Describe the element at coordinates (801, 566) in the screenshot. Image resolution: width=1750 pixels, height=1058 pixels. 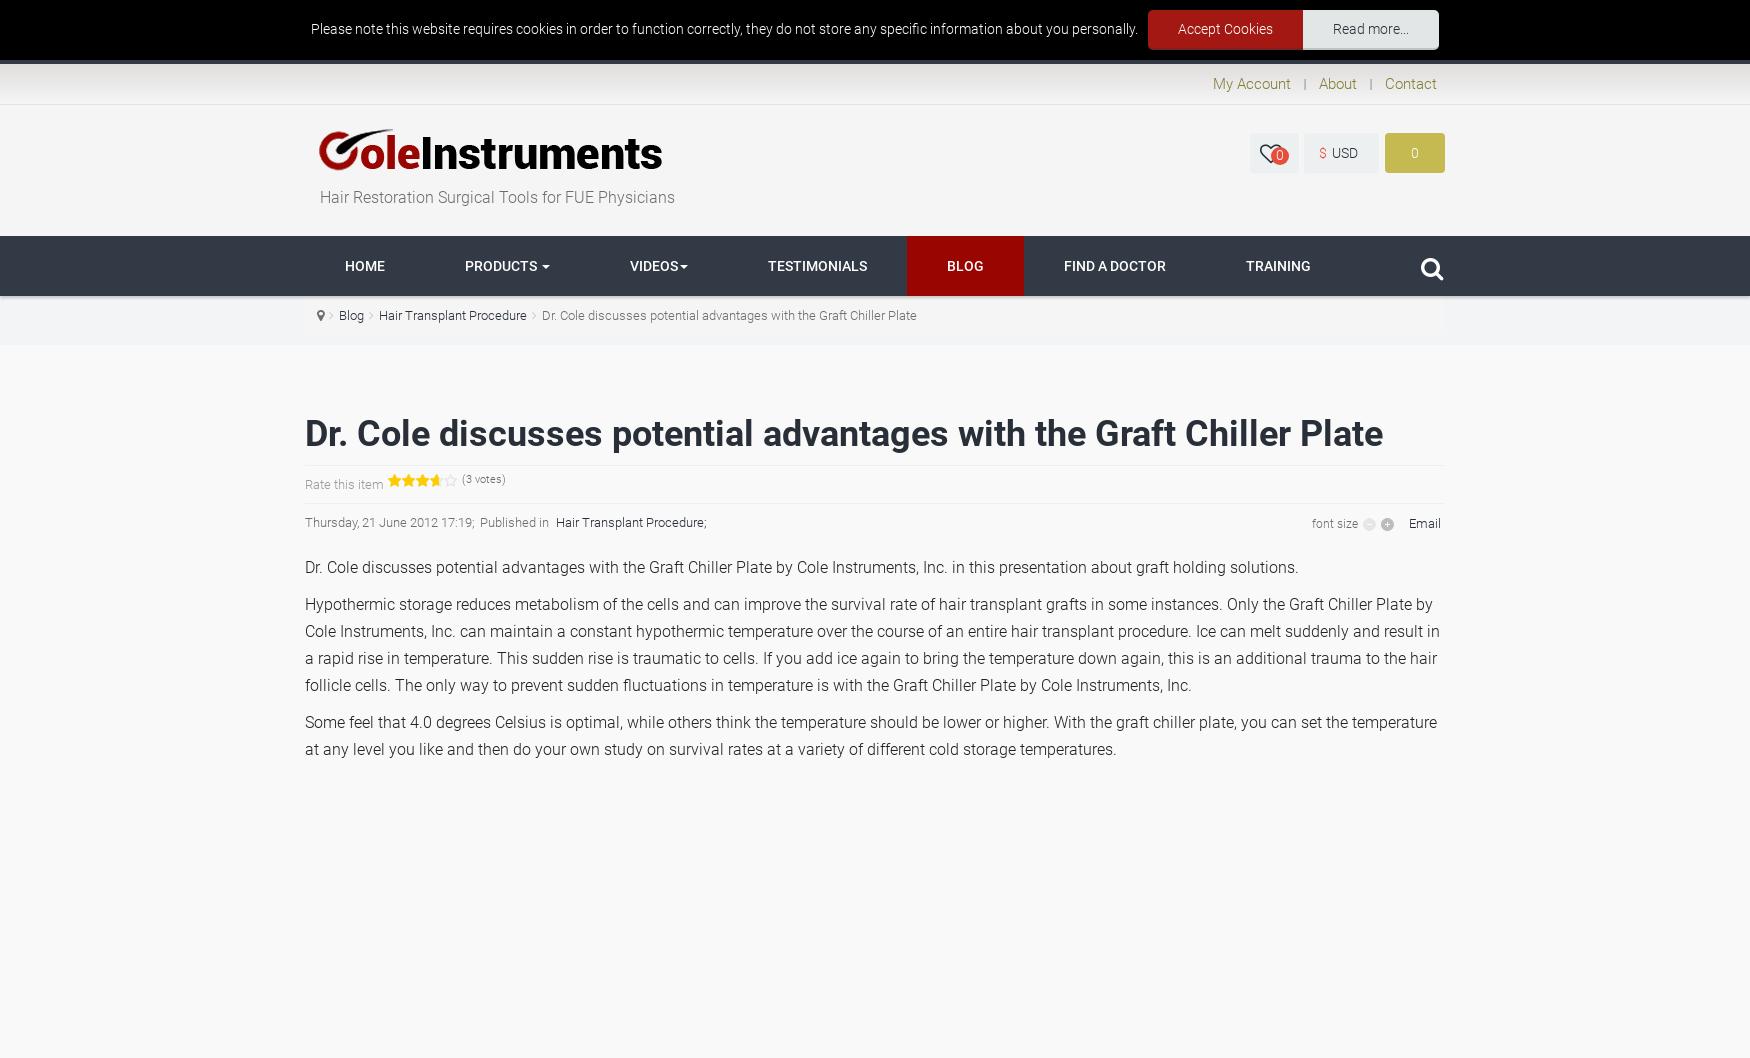
I see `'Dr. Cole discusses potential advantages with the Graft Chiller Plate by Cole Instruments, Inc. in this presentation about graft holding solutions.'` at that location.